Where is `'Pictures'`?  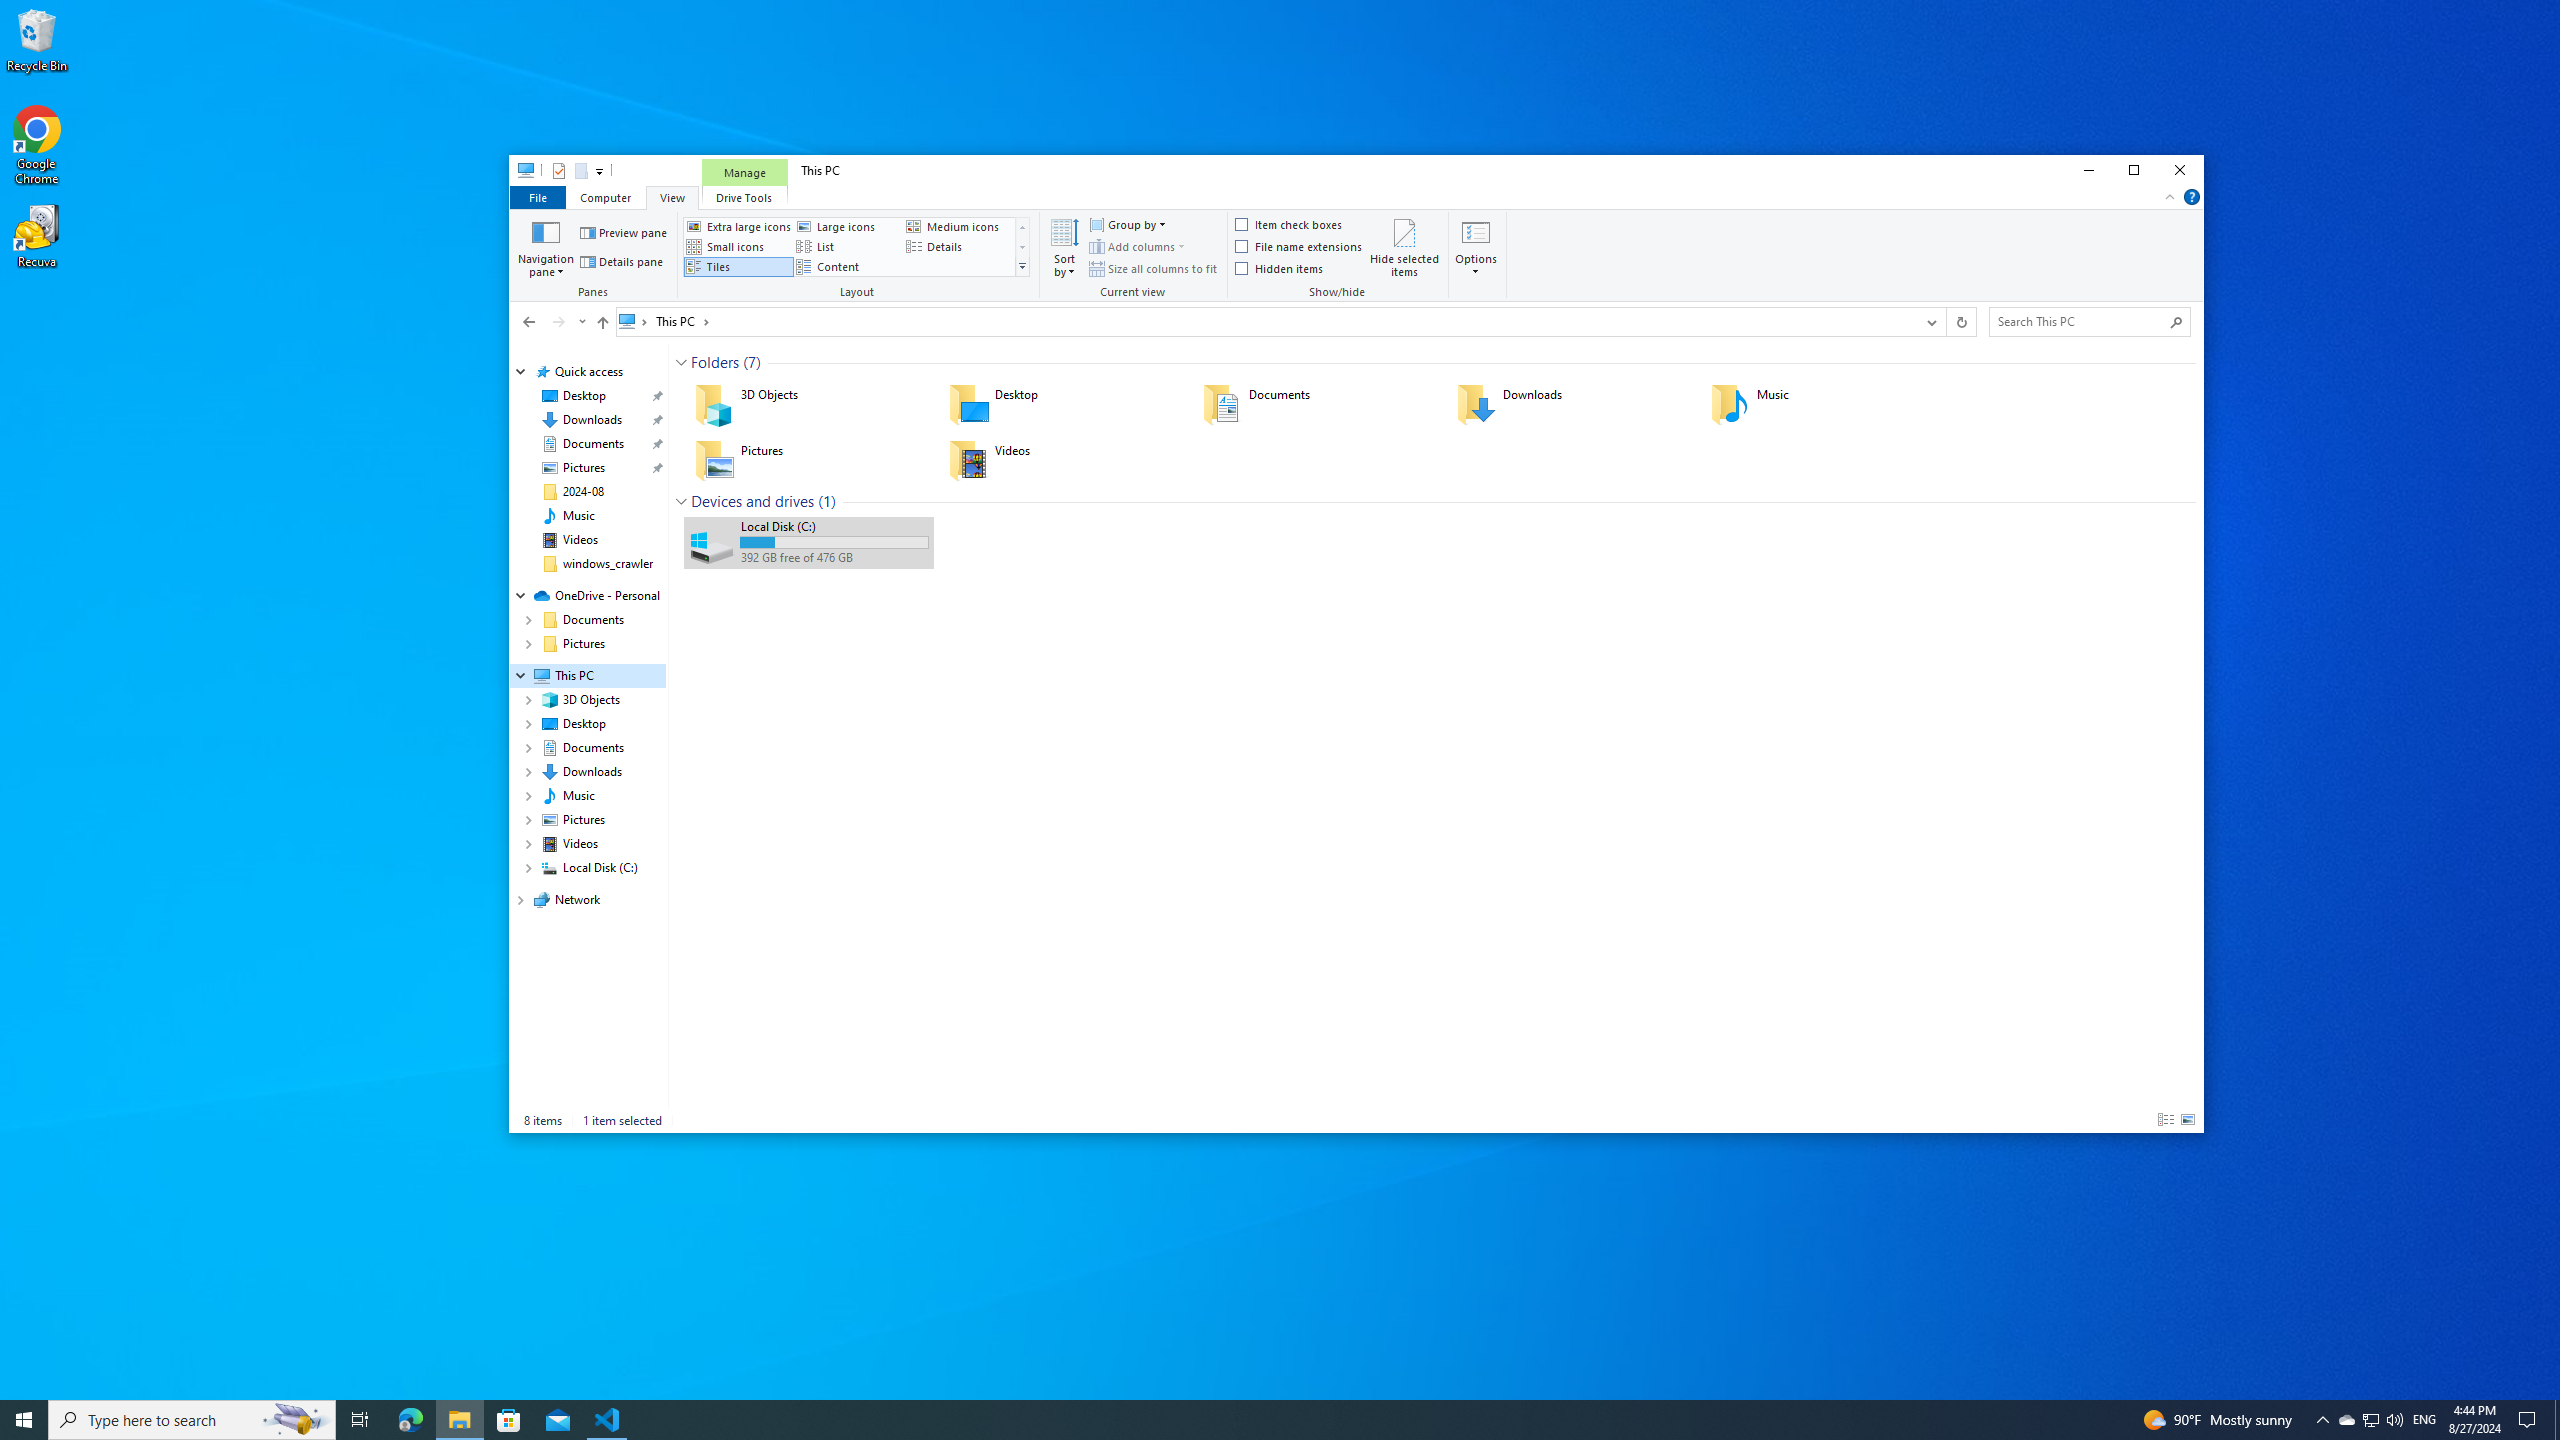 'Pictures' is located at coordinates (807, 459).